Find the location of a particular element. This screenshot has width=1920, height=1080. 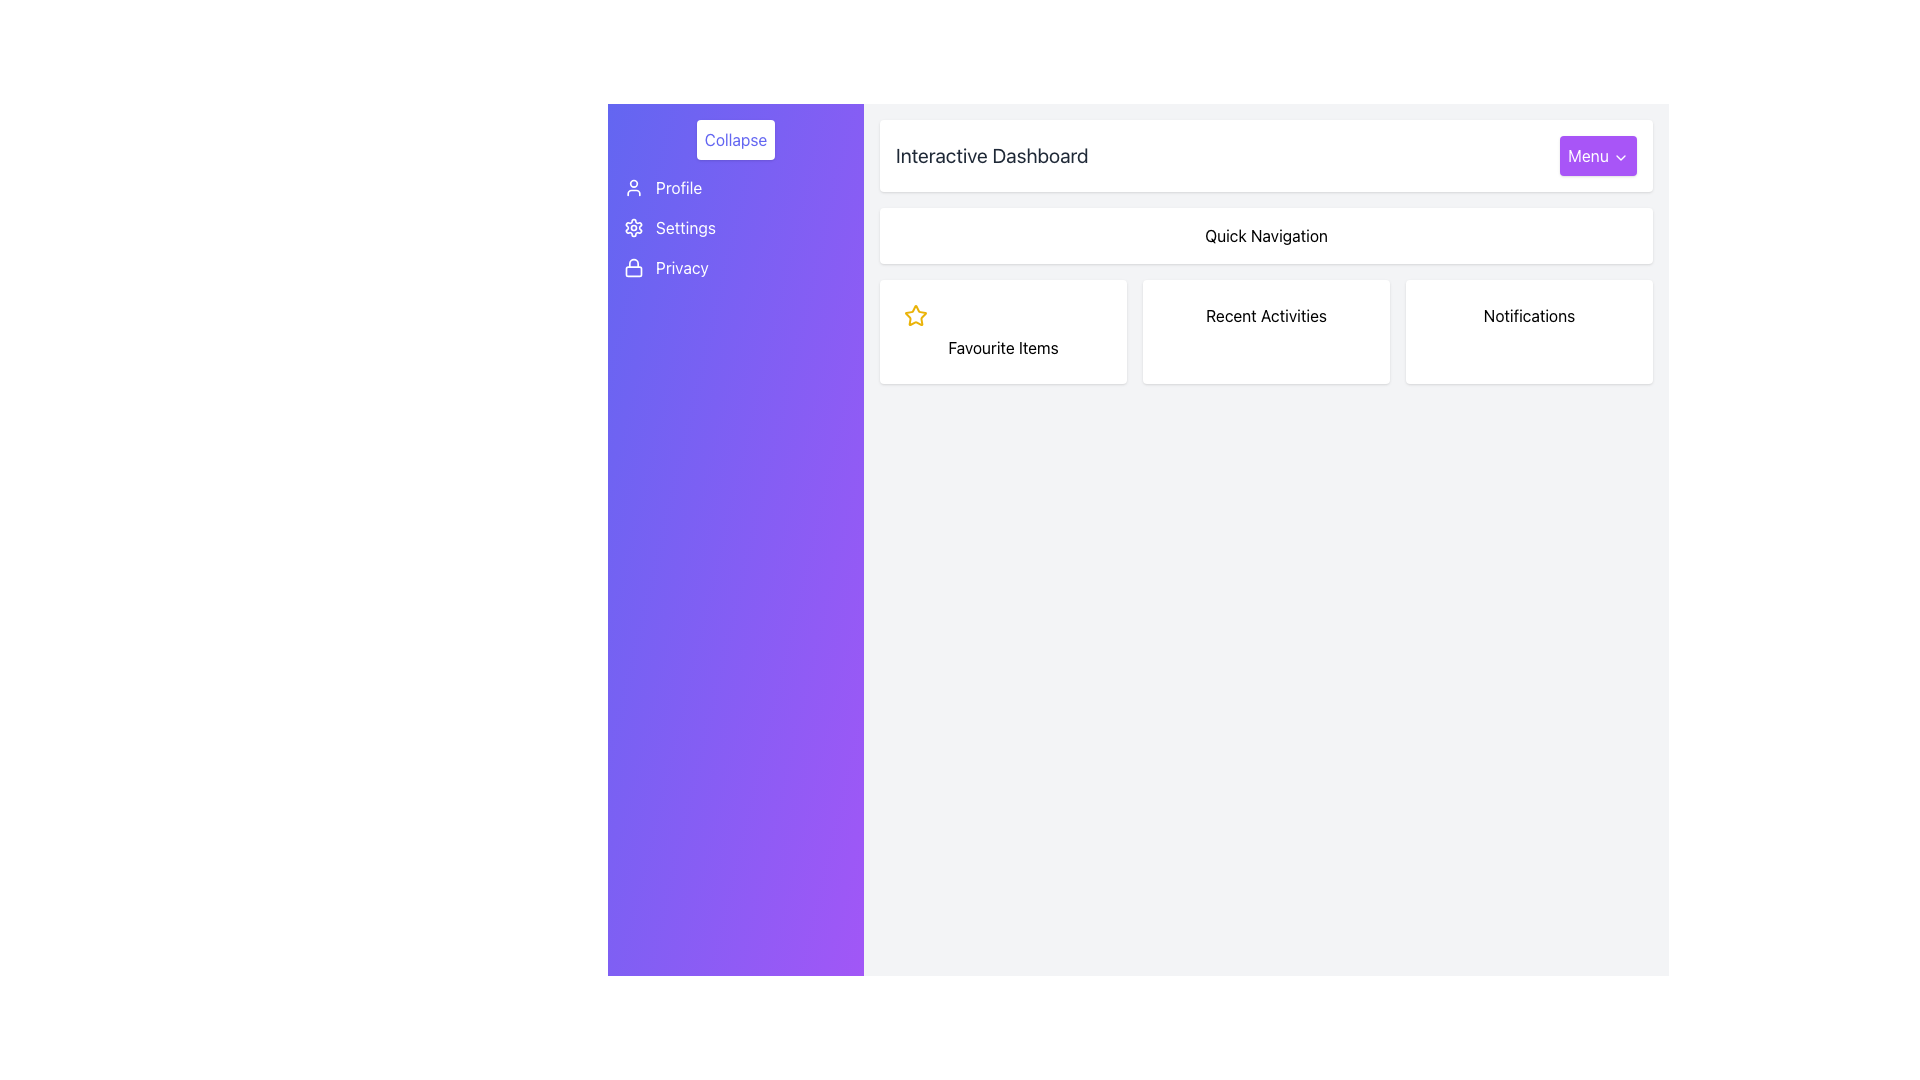

the gear icon in the sidebar menu next to the 'Settings' text is located at coordinates (632, 226).